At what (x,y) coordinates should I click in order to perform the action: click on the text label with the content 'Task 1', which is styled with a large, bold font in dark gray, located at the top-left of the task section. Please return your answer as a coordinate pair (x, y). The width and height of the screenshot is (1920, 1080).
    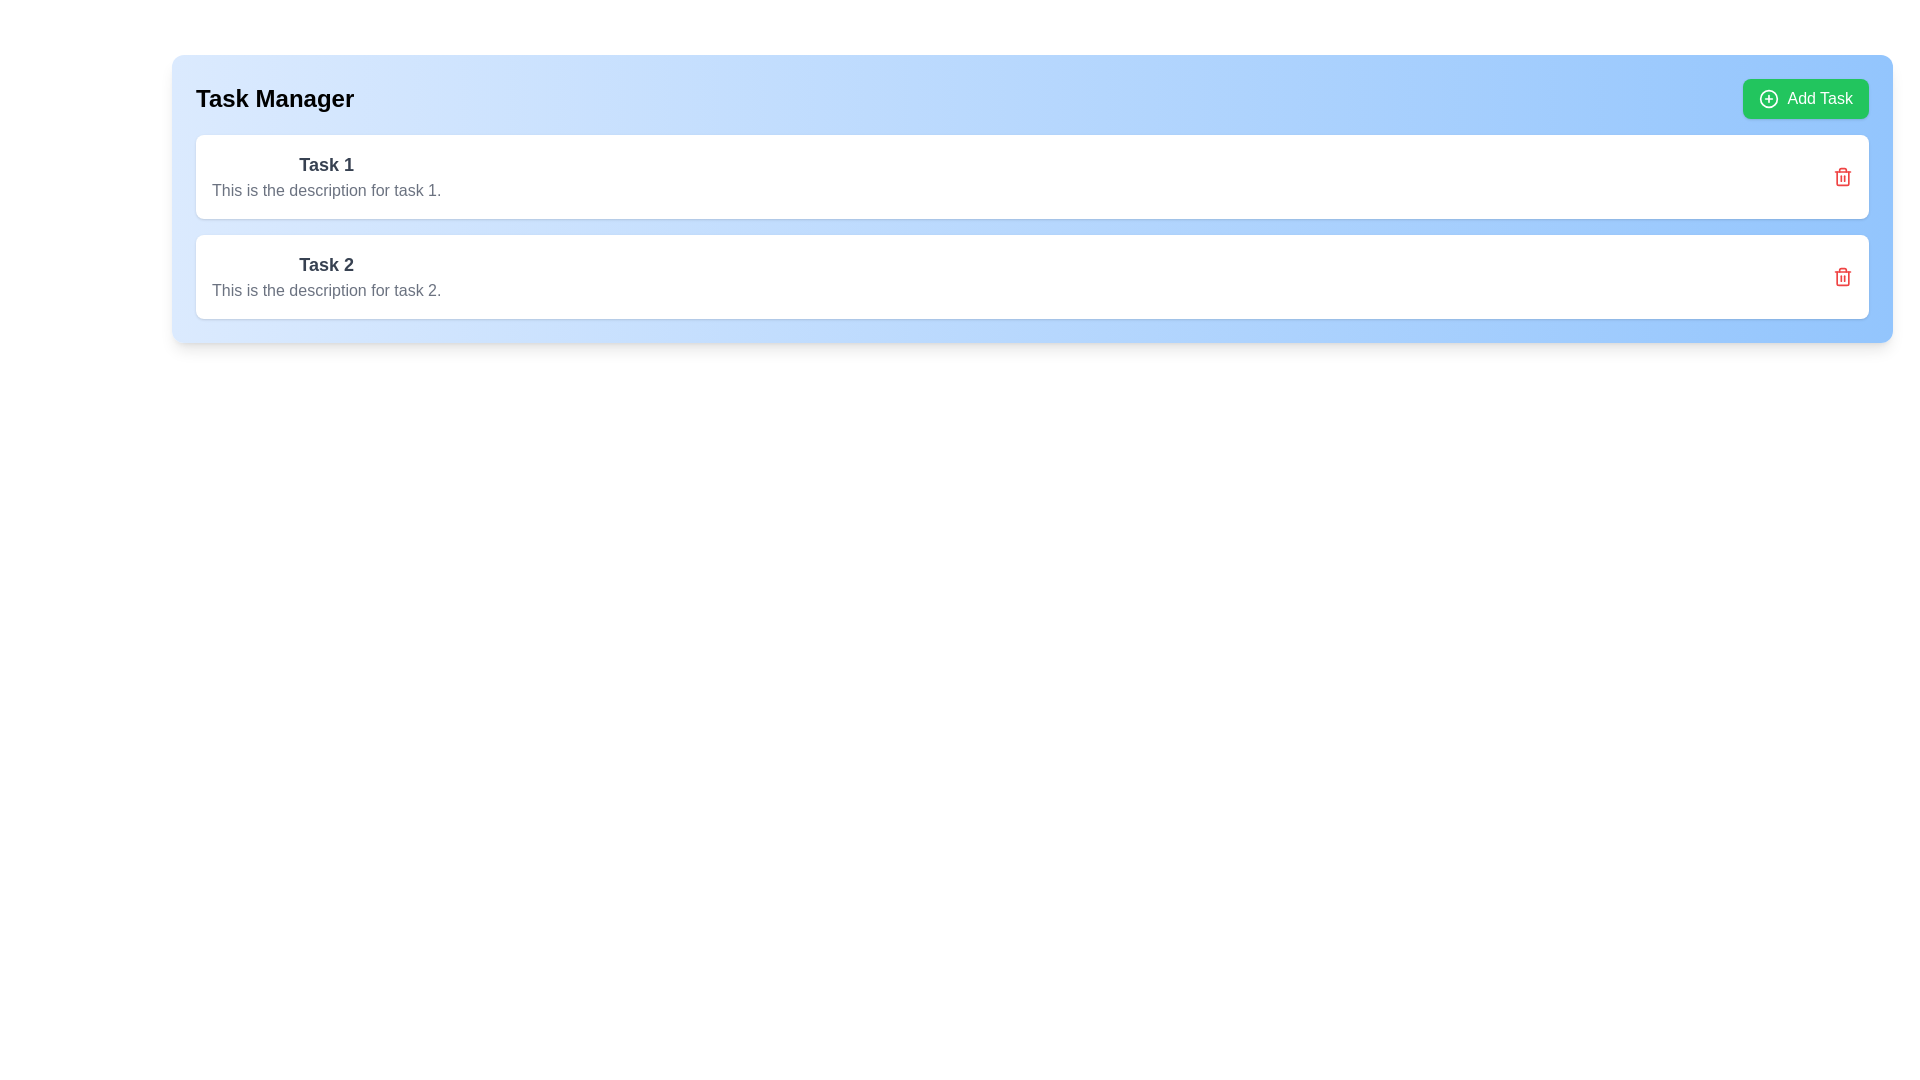
    Looking at the image, I should click on (326, 164).